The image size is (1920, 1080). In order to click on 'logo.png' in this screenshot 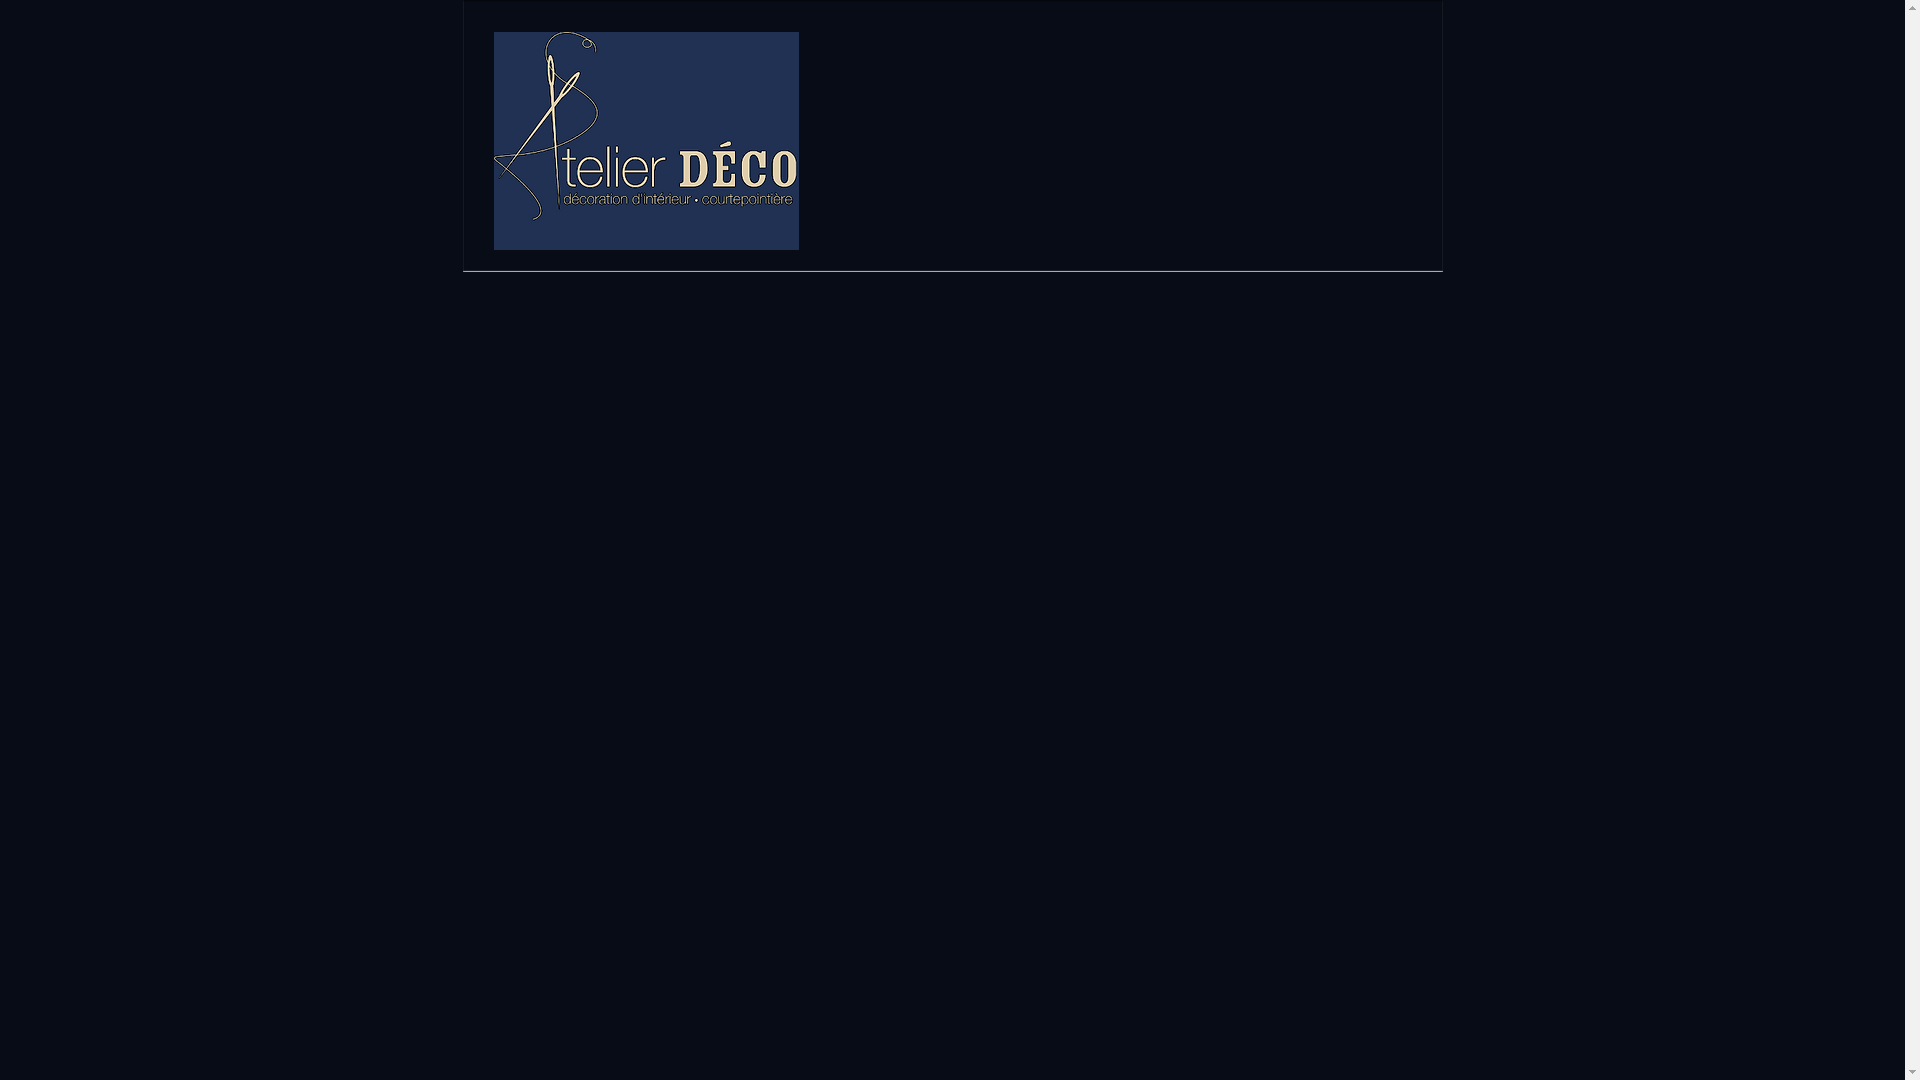, I will do `click(646, 140)`.